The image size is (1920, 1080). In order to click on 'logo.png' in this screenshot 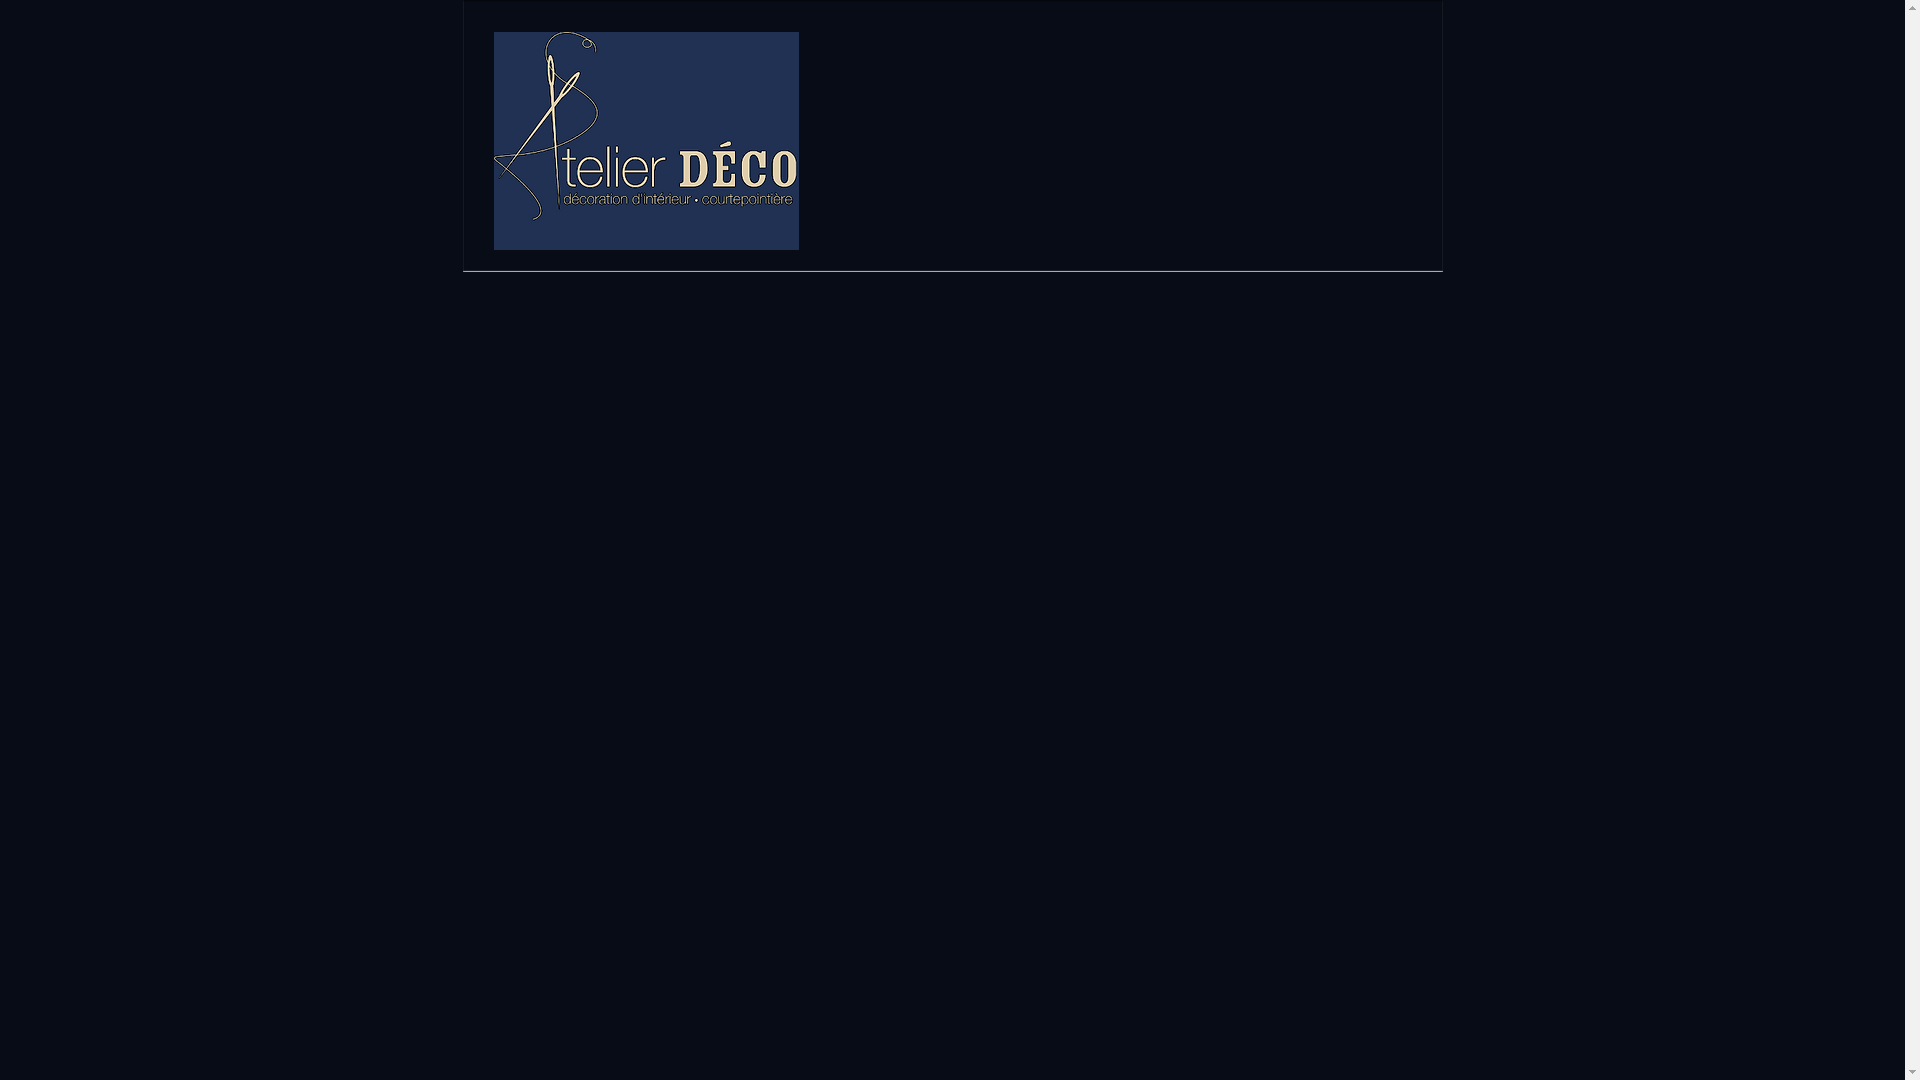, I will do `click(646, 140)`.